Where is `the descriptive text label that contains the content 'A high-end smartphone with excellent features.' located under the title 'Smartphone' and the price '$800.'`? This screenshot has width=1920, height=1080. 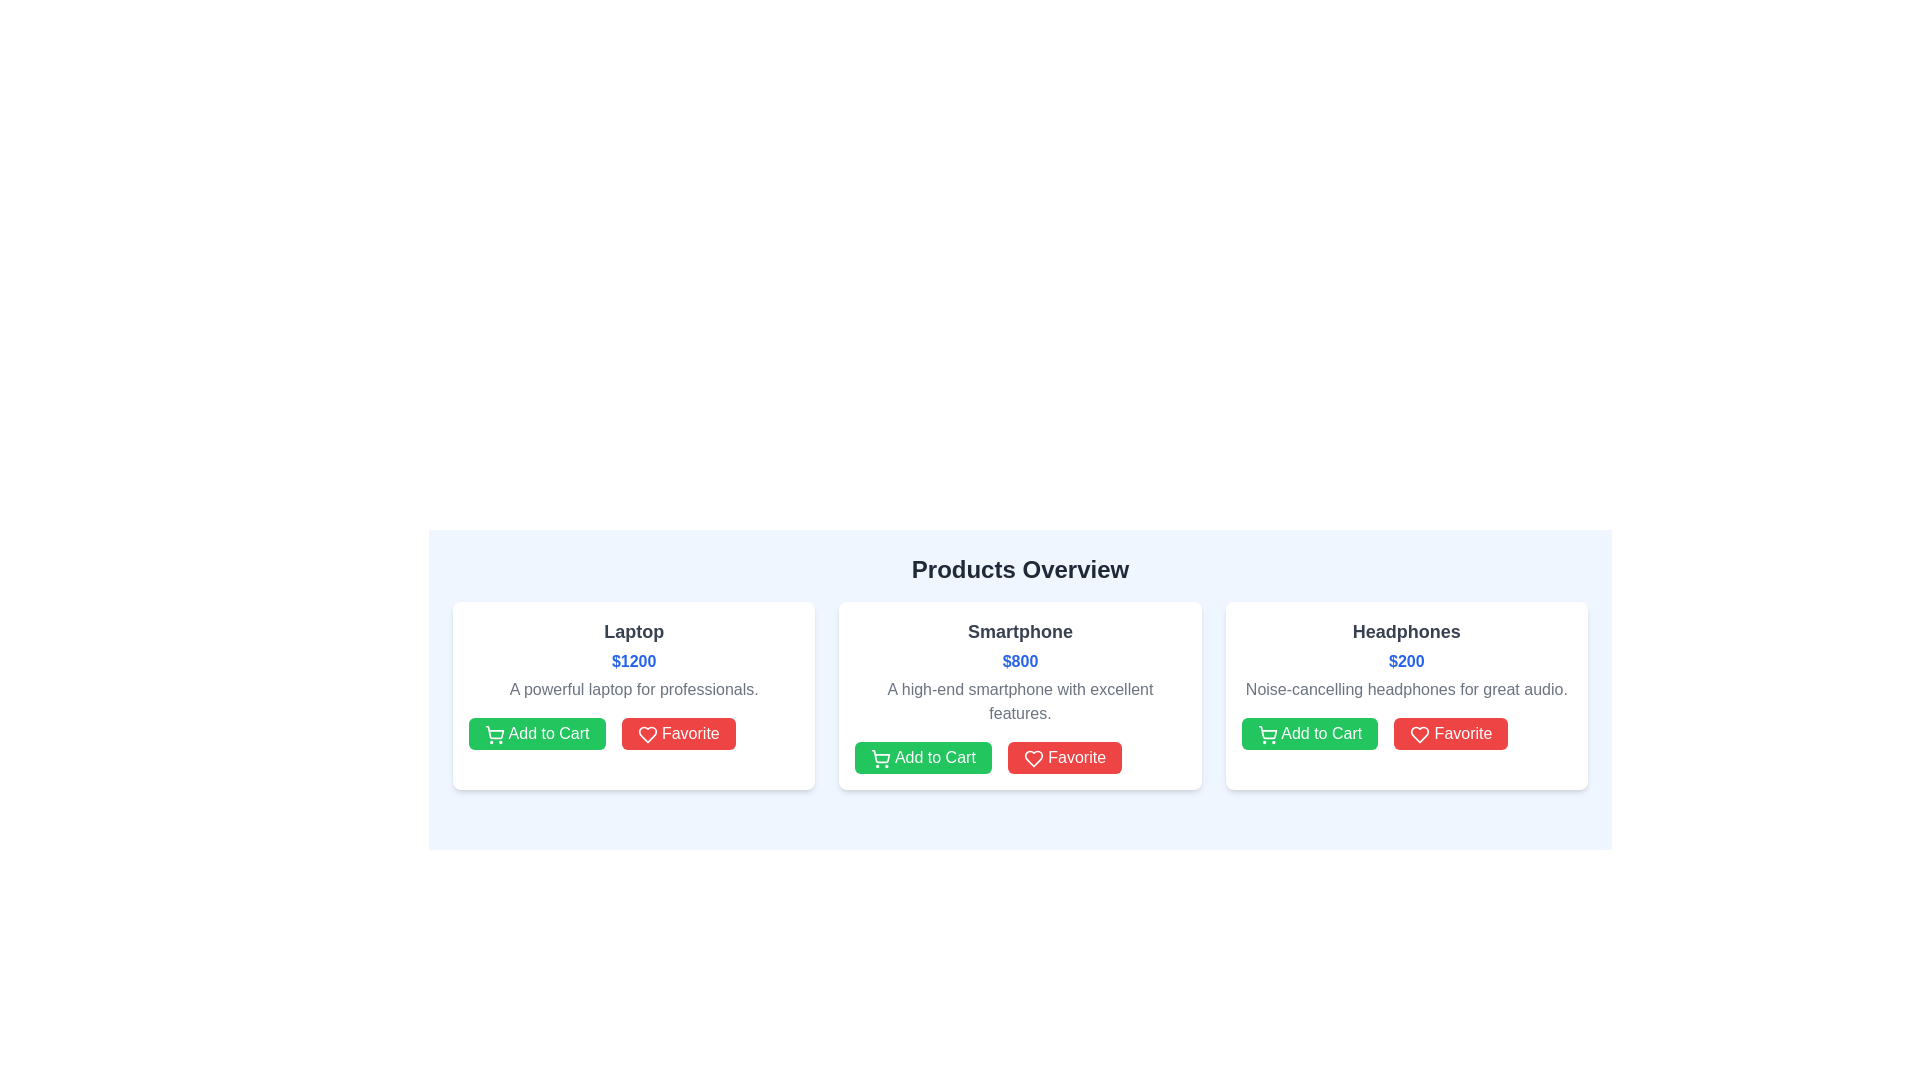
the descriptive text label that contains the content 'A high-end smartphone with excellent features.' located under the title 'Smartphone' and the price '$800.' is located at coordinates (1020, 701).